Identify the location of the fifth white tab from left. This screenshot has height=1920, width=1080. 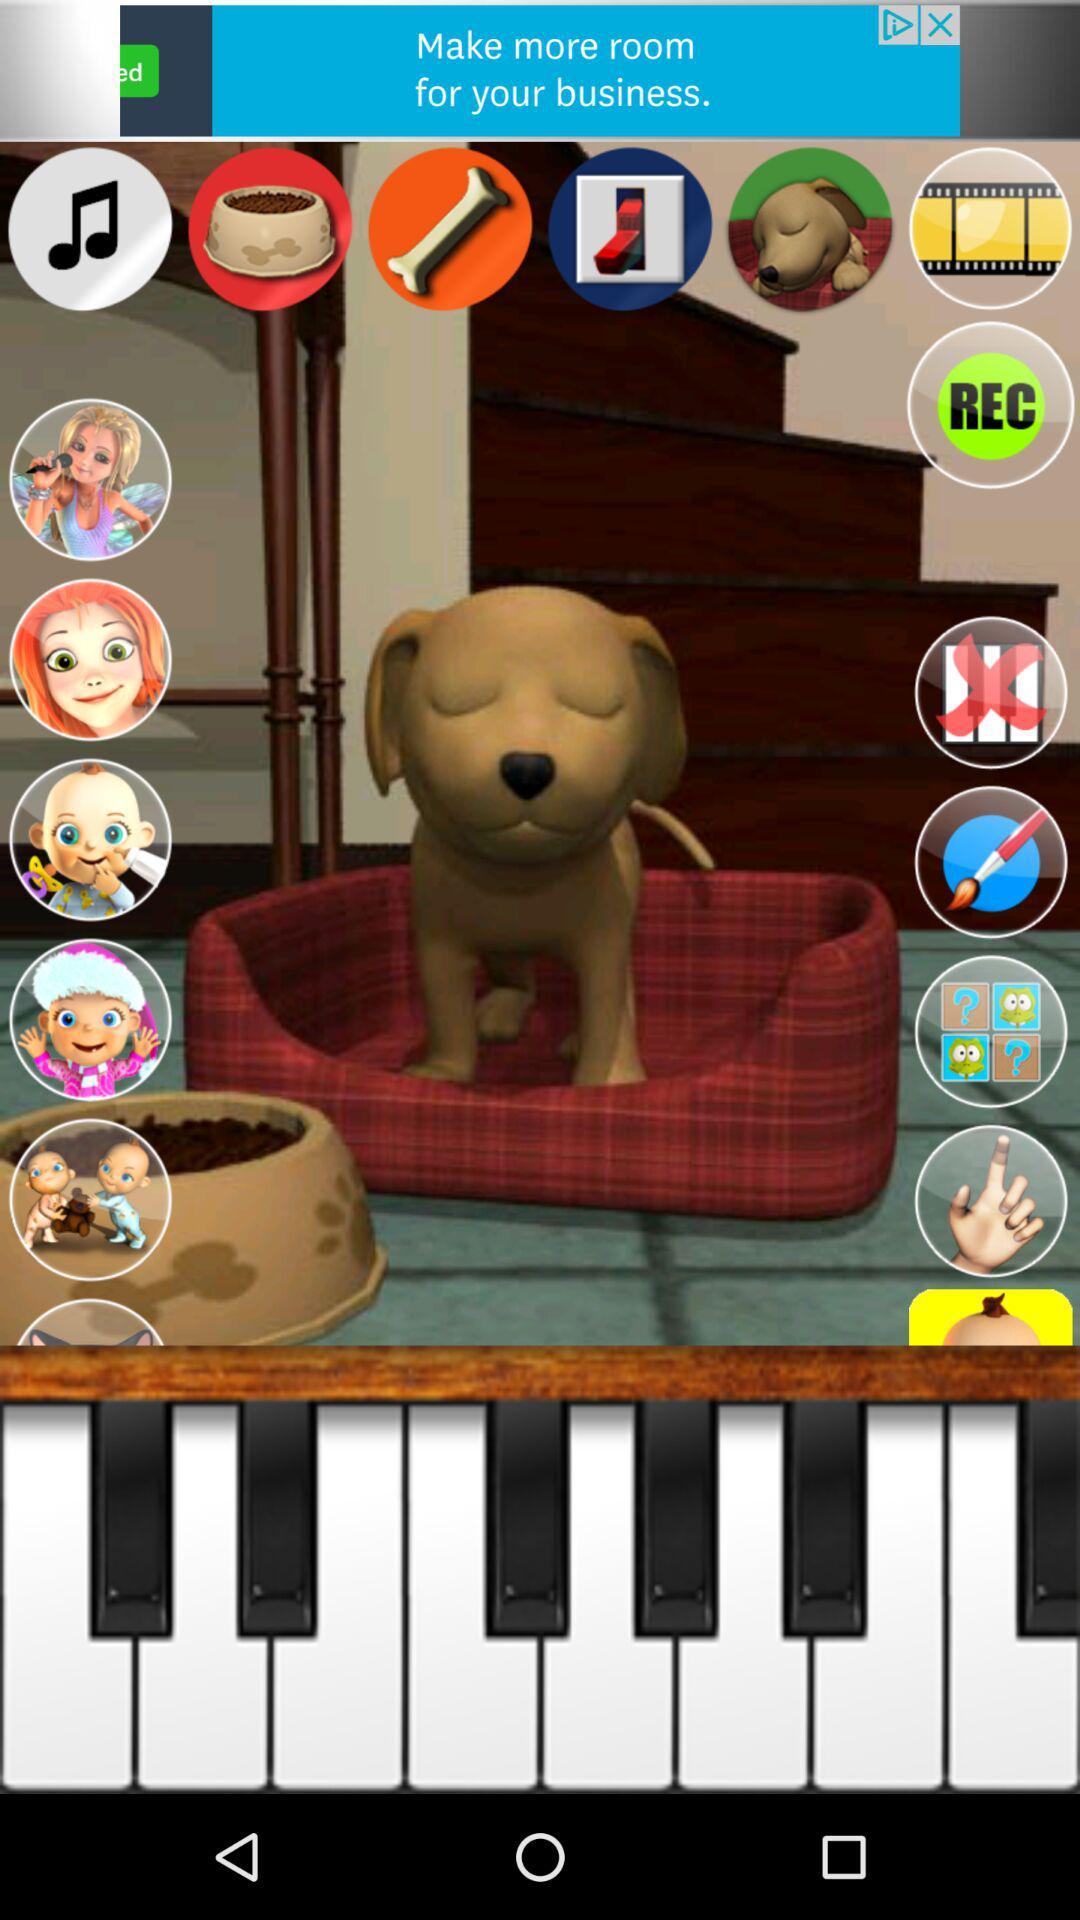
(606, 1568).